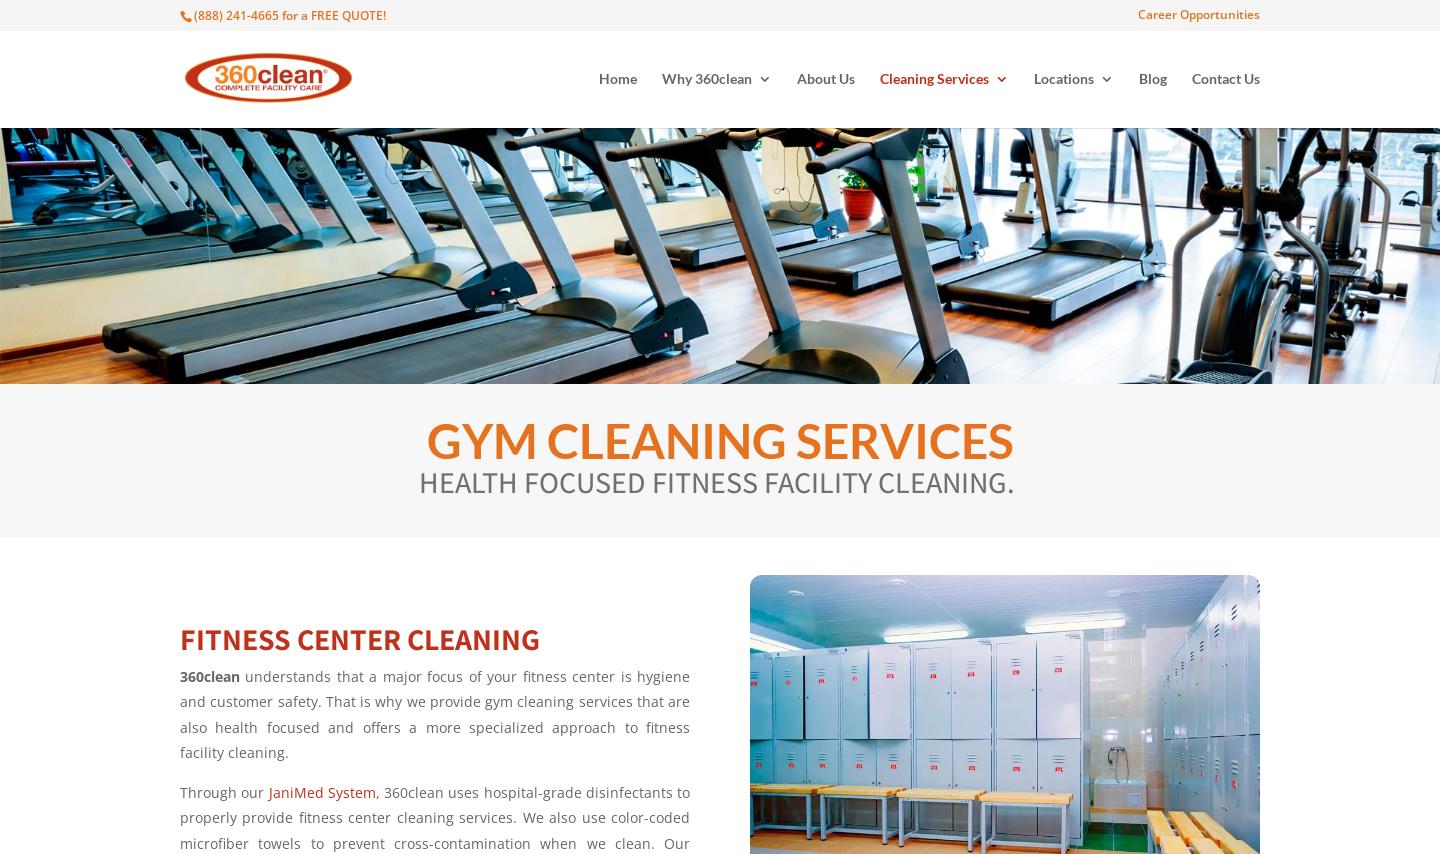 This screenshot has width=1440, height=854. What do you see at coordinates (435, 714) in the screenshot?
I see `'understands that a major focus of your fitness center is hygiene and customer safety. That is why we provide gym cleaning services that are also health focused and offers a more specialized approach to fitness facility cleaning.'` at bounding box center [435, 714].